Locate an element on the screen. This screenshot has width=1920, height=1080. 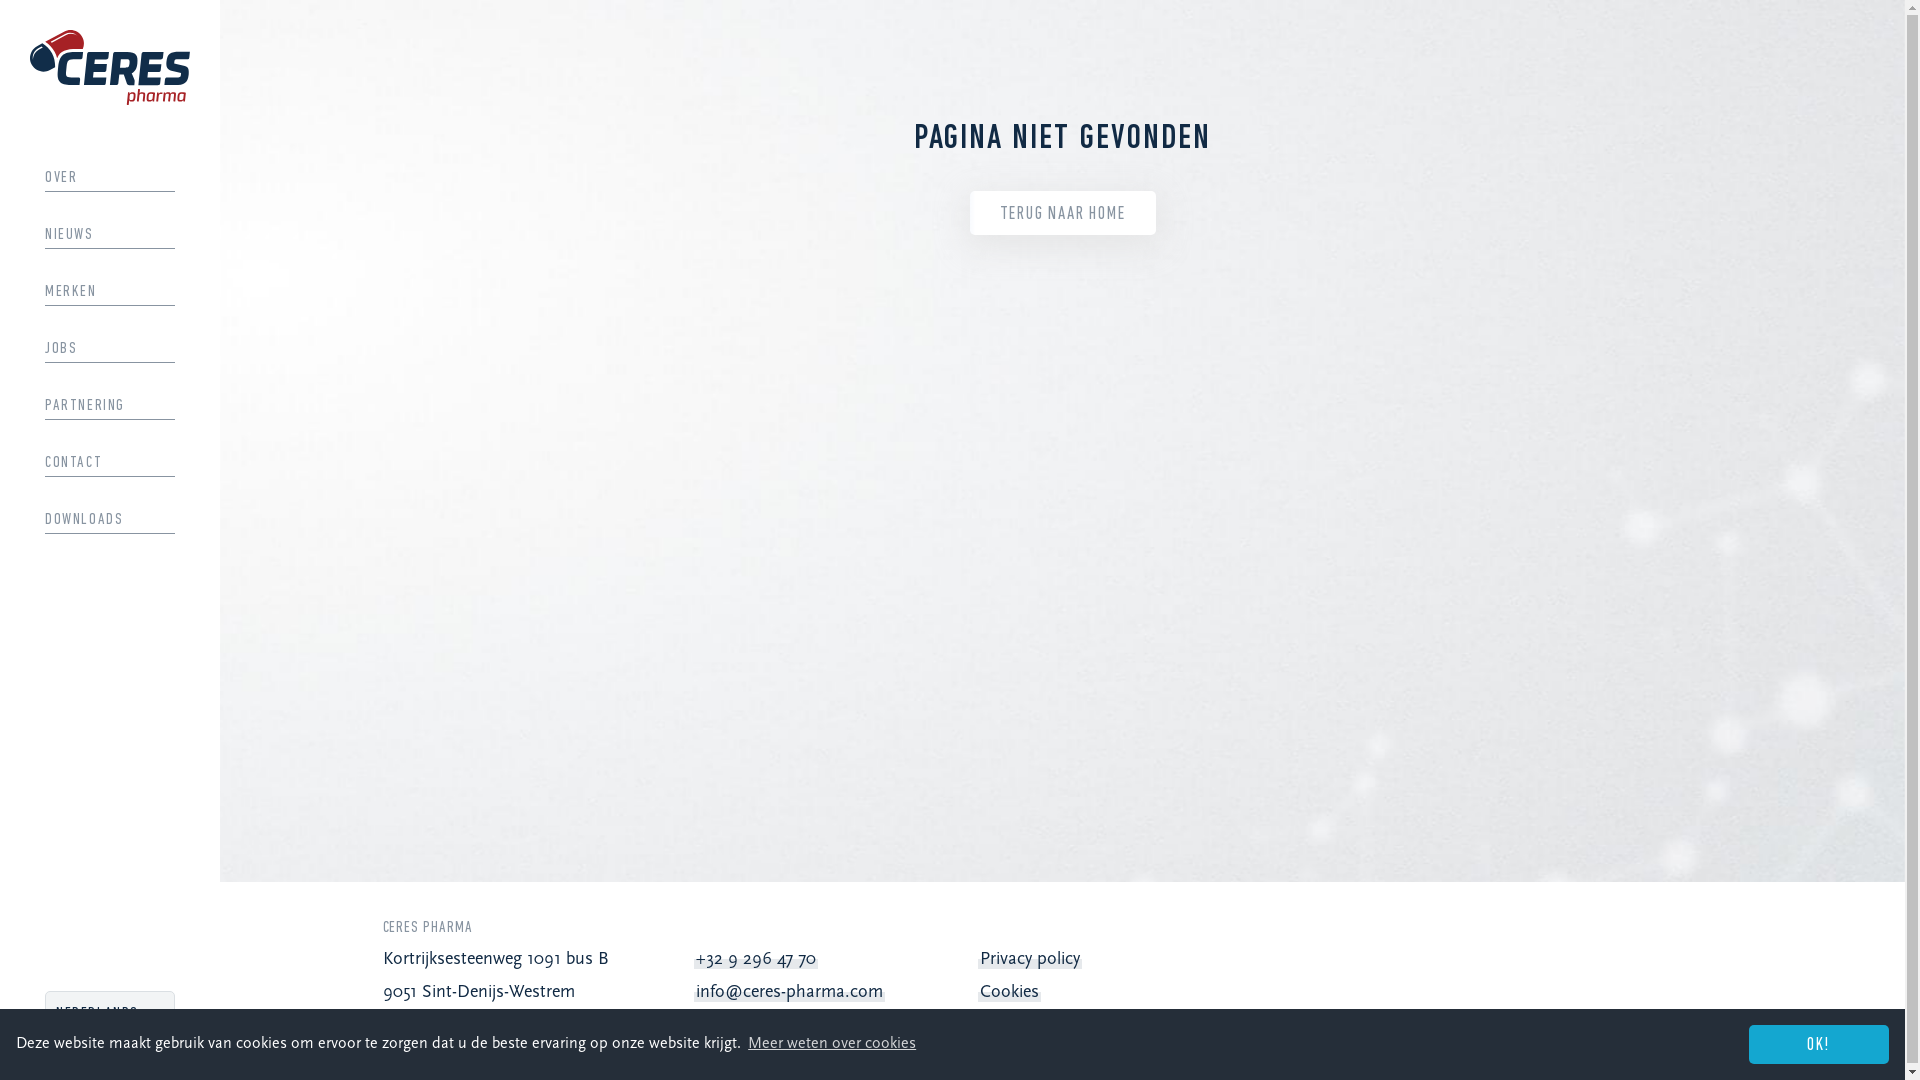
'MERKEN' is located at coordinates (44, 292).